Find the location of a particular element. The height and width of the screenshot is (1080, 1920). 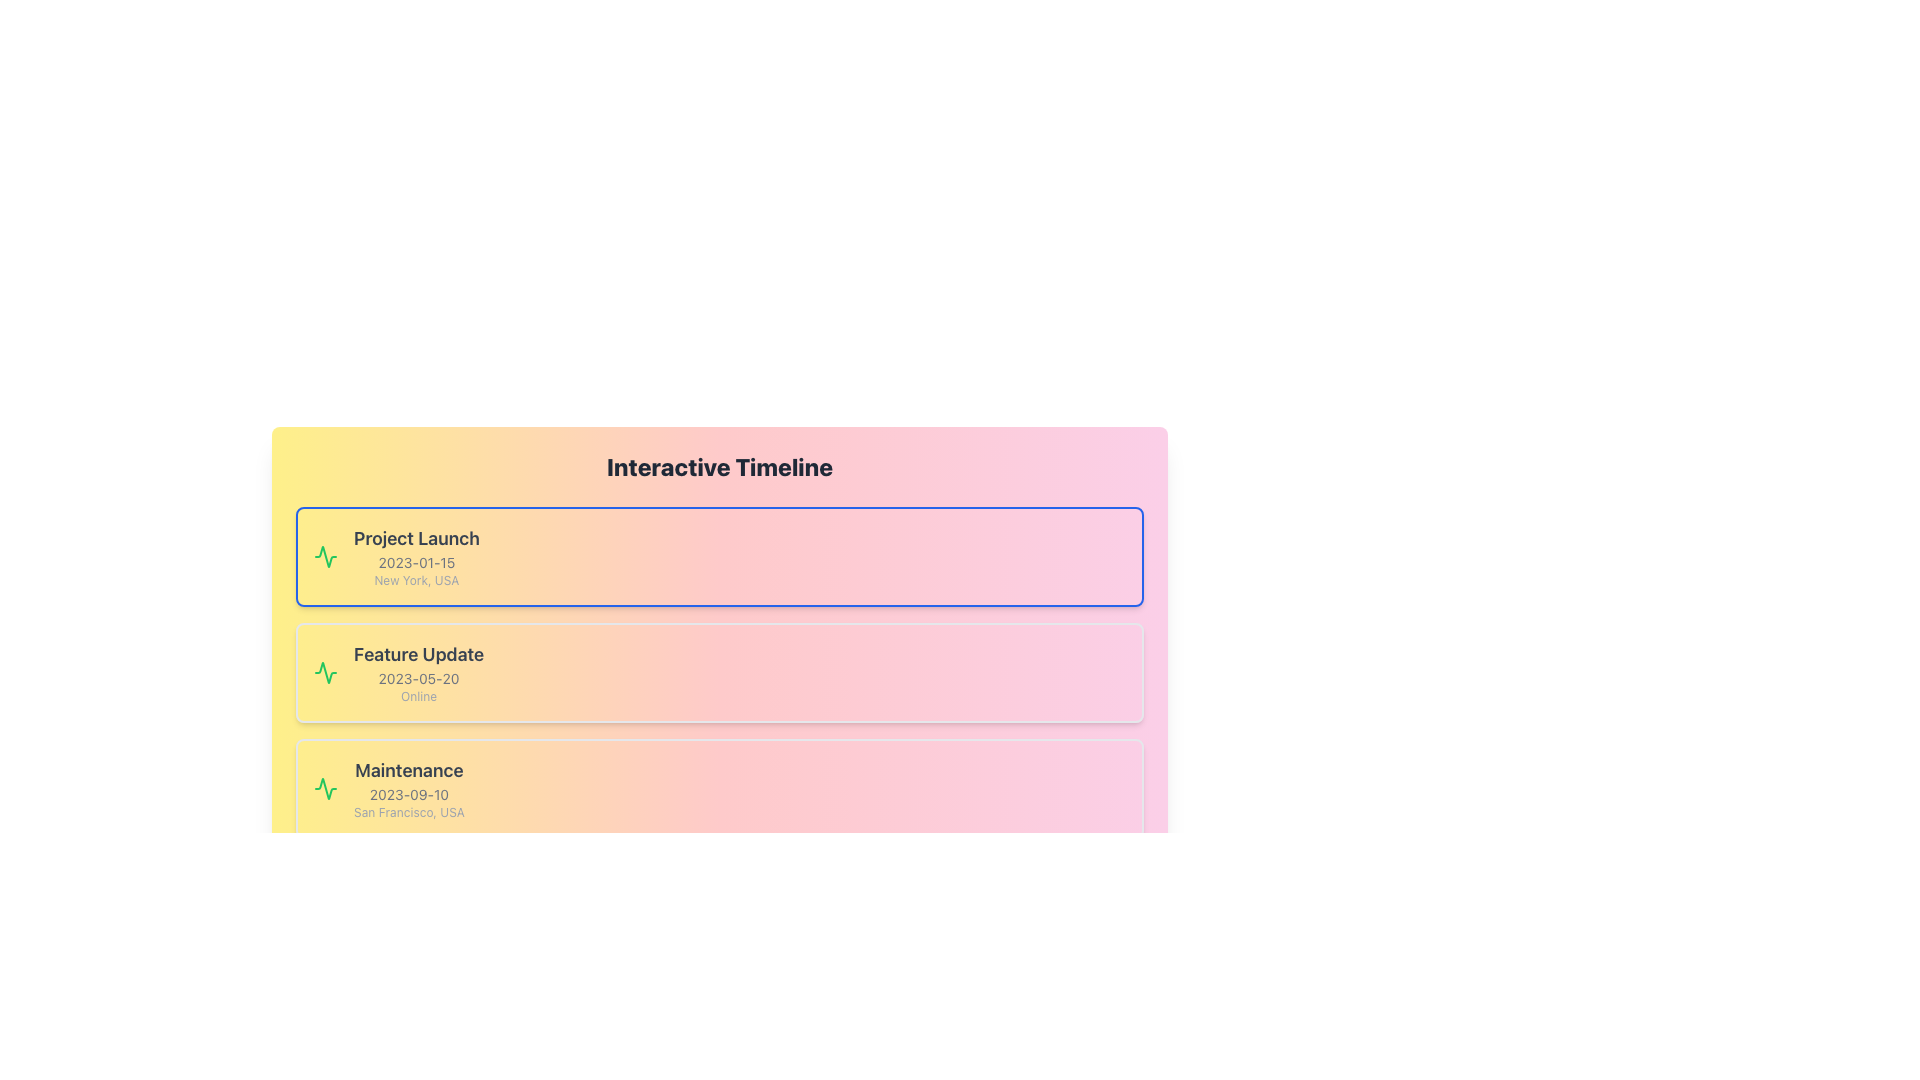

the static text indicating the status of the event, which is located in the center-lower part of the 'Feature Update' entry in the timeline, positioned below the '2023-05-20' date text is located at coordinates (418, 696).